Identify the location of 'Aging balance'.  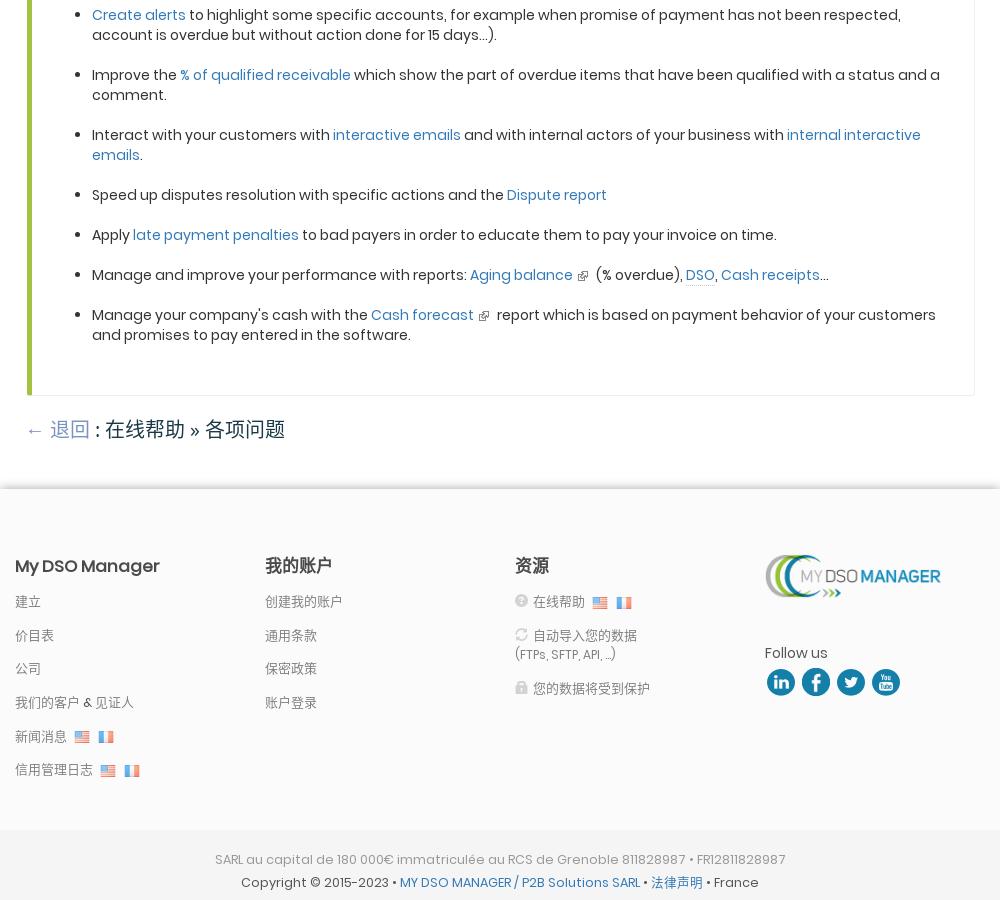
(521, 272).